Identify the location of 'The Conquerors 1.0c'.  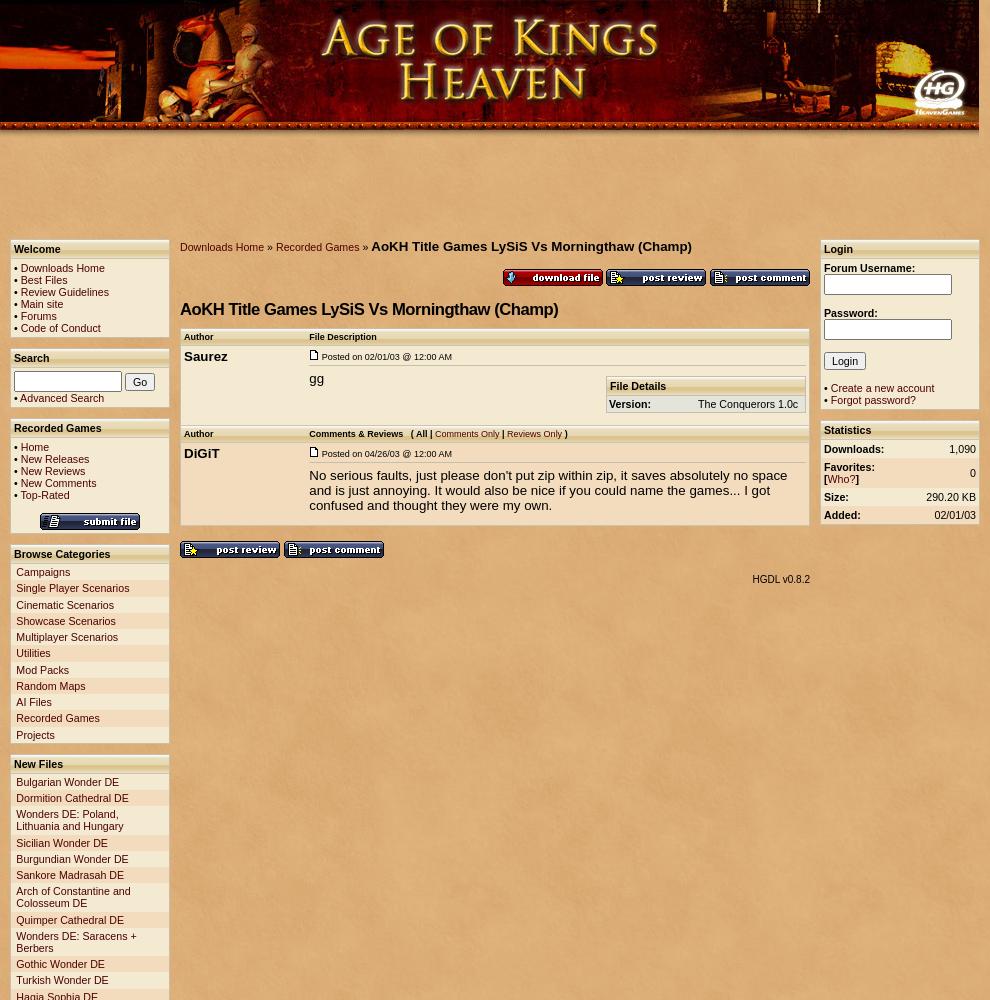
(748, 404).